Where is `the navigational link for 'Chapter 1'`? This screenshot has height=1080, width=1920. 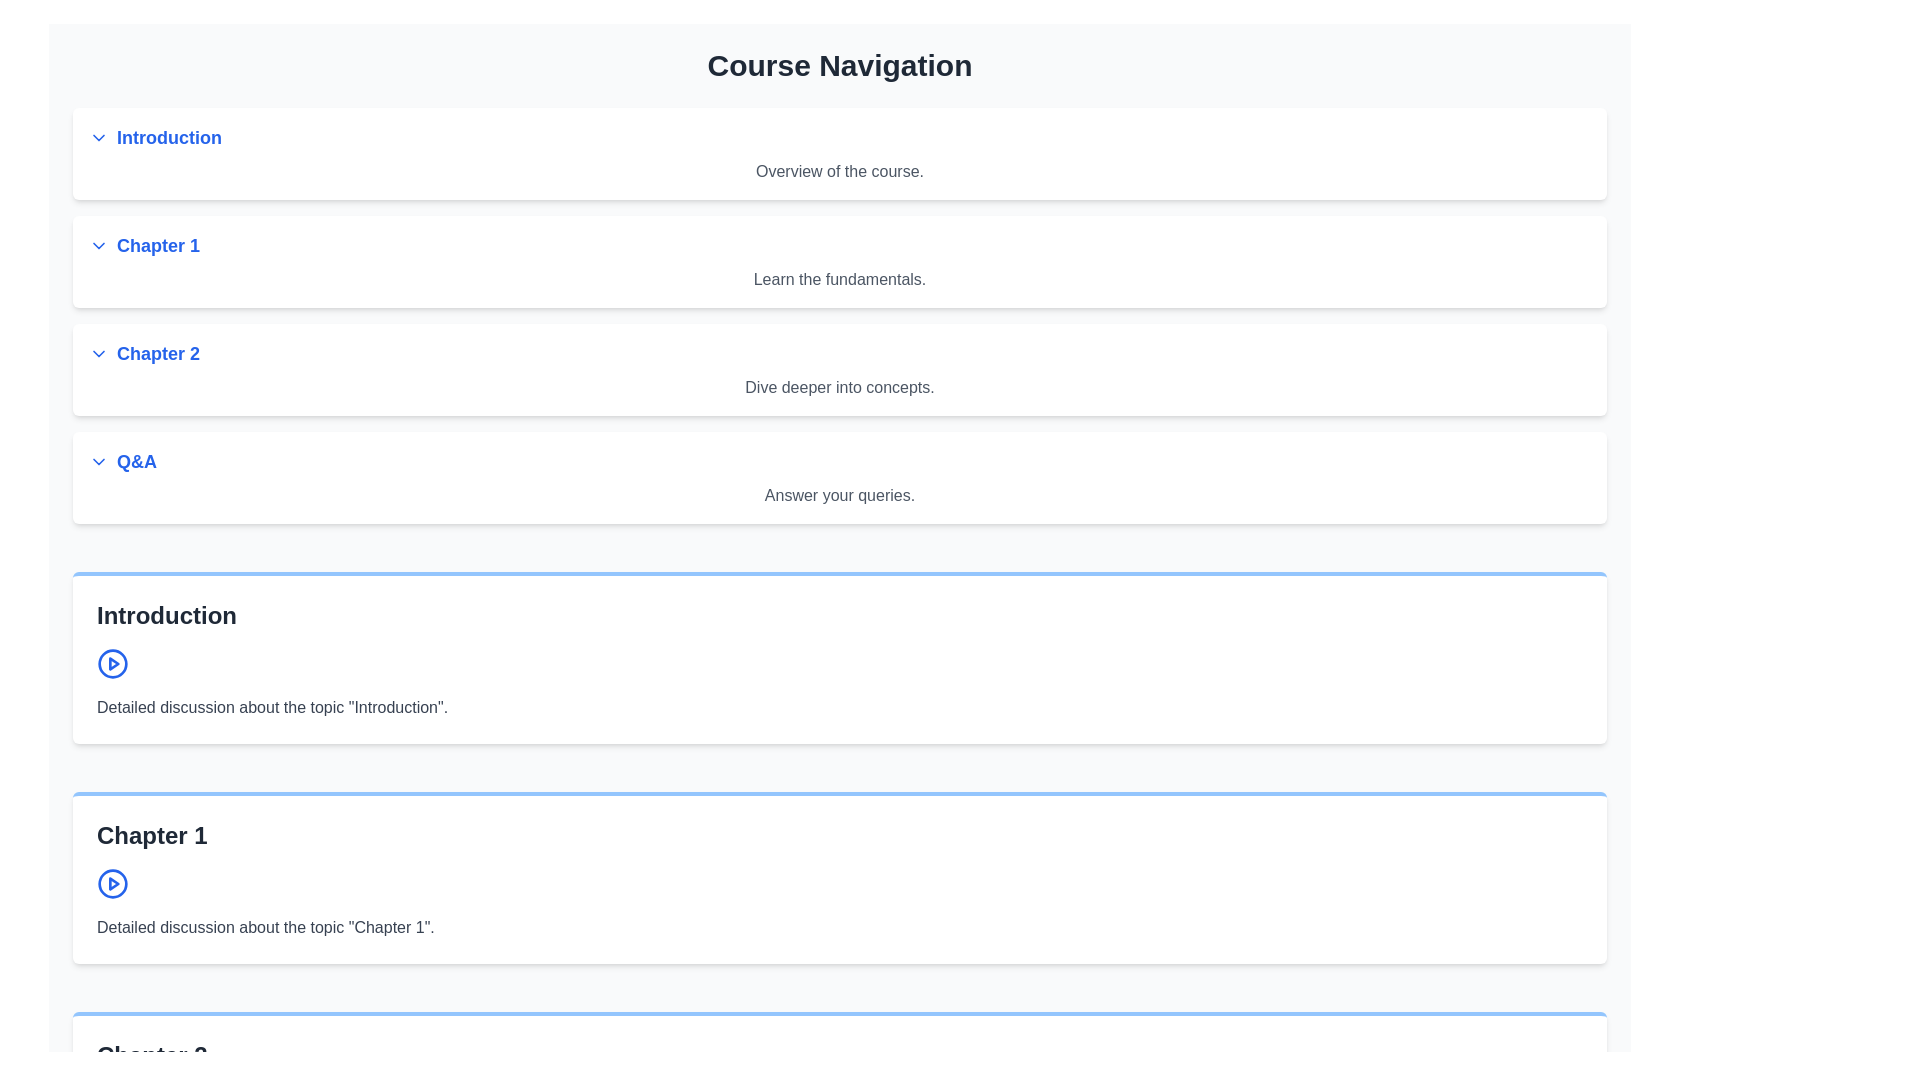 the navigational link for 'Chapter 1' is located at coordinates (157, 245).